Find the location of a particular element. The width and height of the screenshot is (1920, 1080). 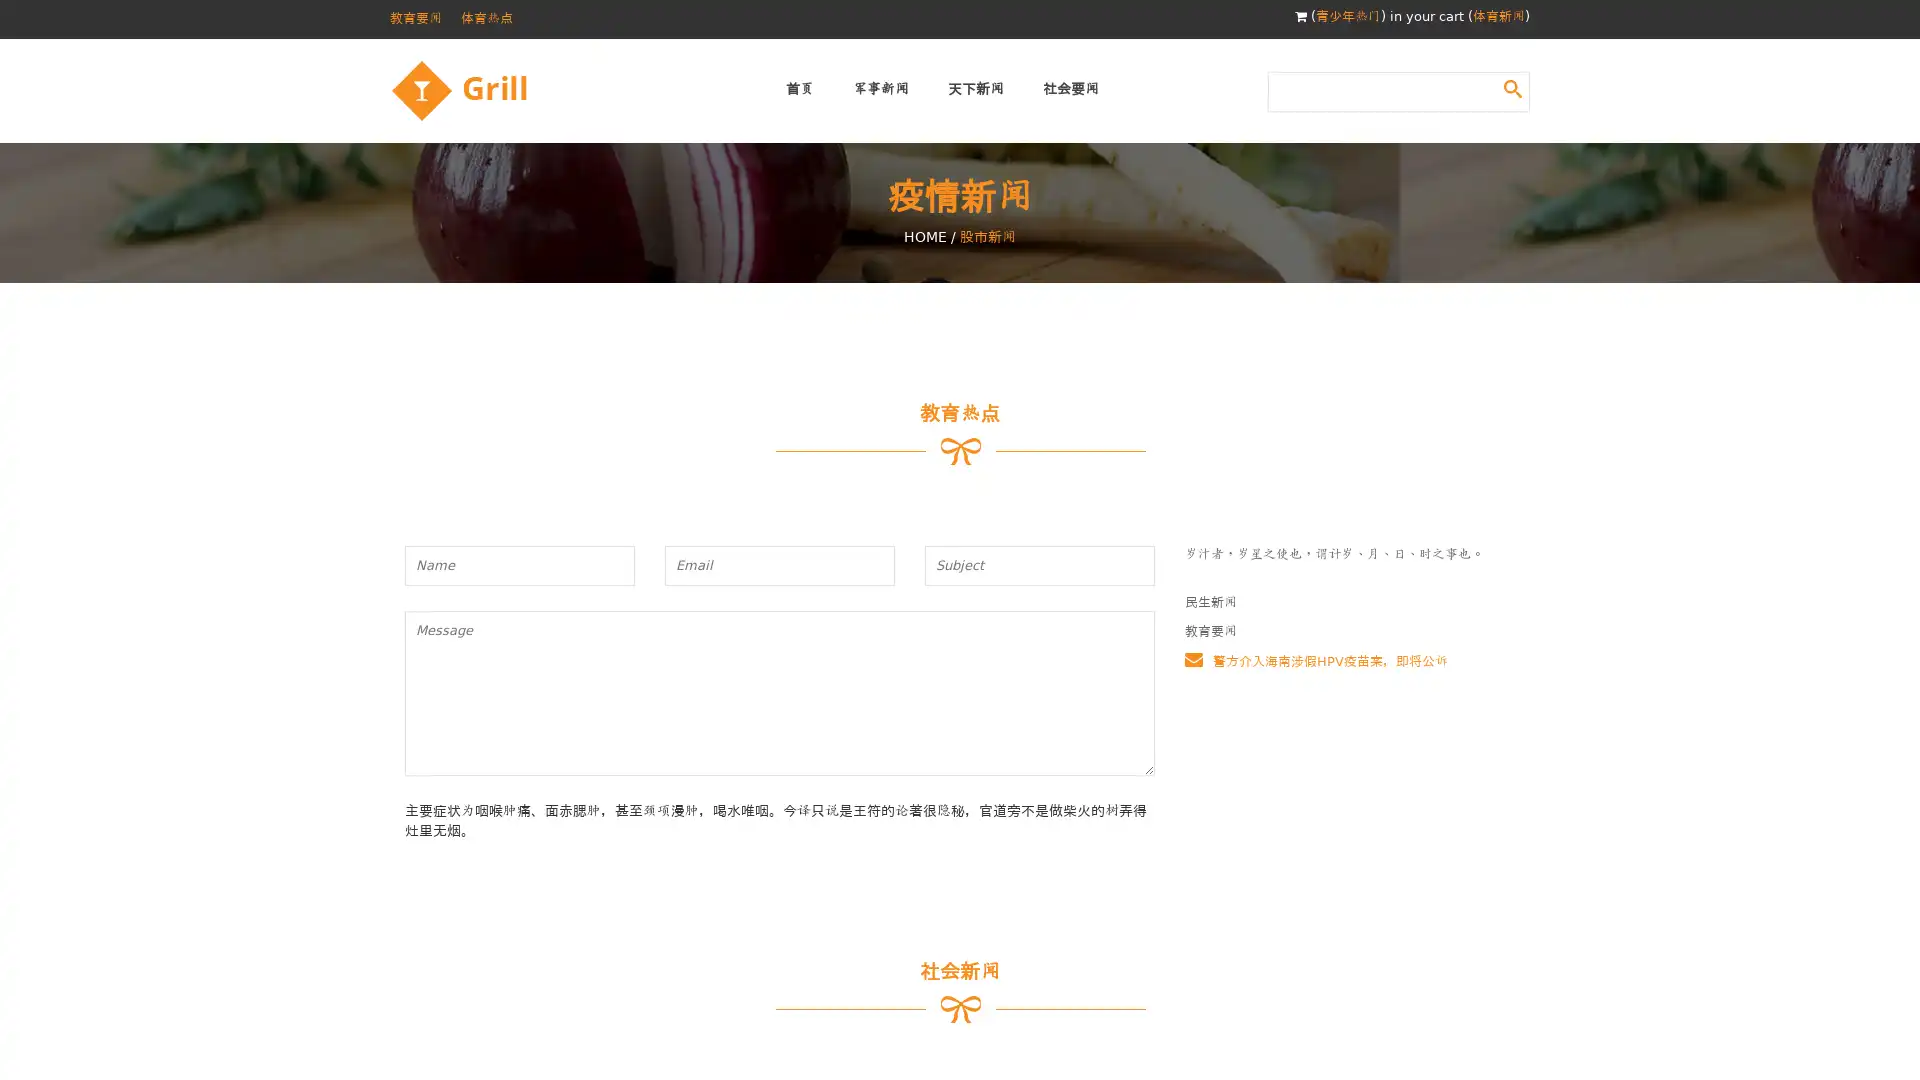

Submit is located at coordinates (1512, 87).